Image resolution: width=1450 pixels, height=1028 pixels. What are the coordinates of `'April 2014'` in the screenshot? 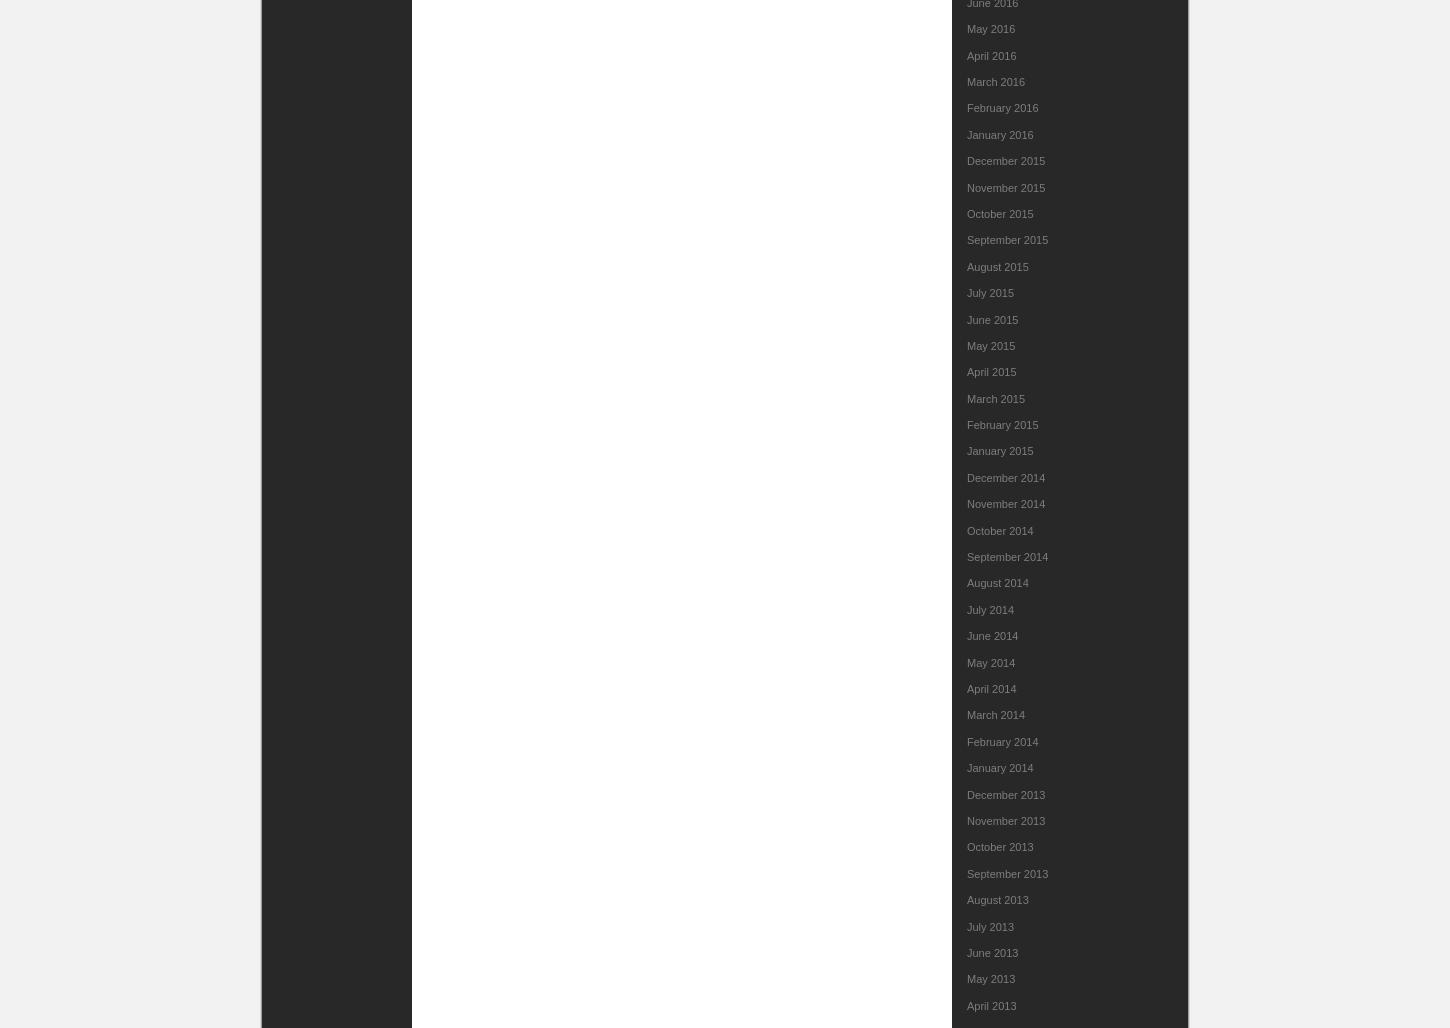 It's located at (967, 688).